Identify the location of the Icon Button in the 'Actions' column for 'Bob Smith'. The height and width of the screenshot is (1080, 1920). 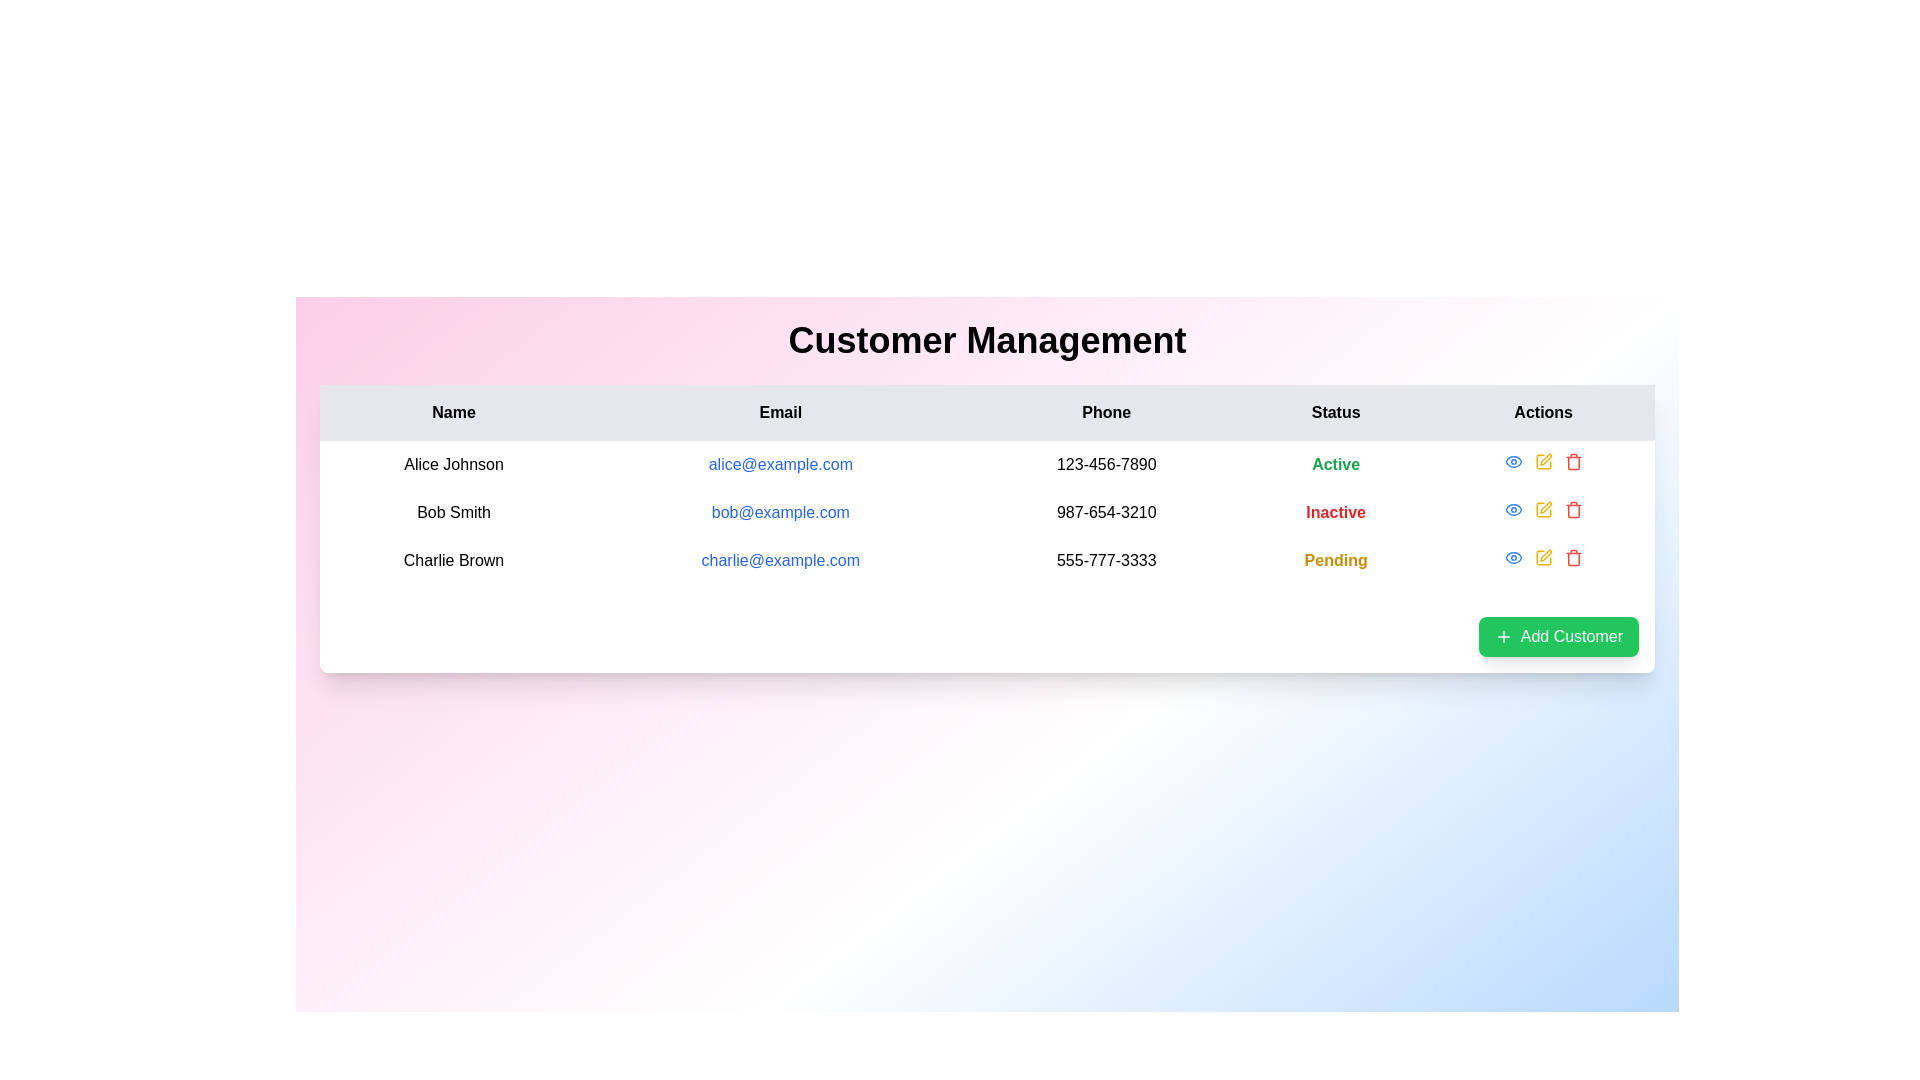
(1513, 462).